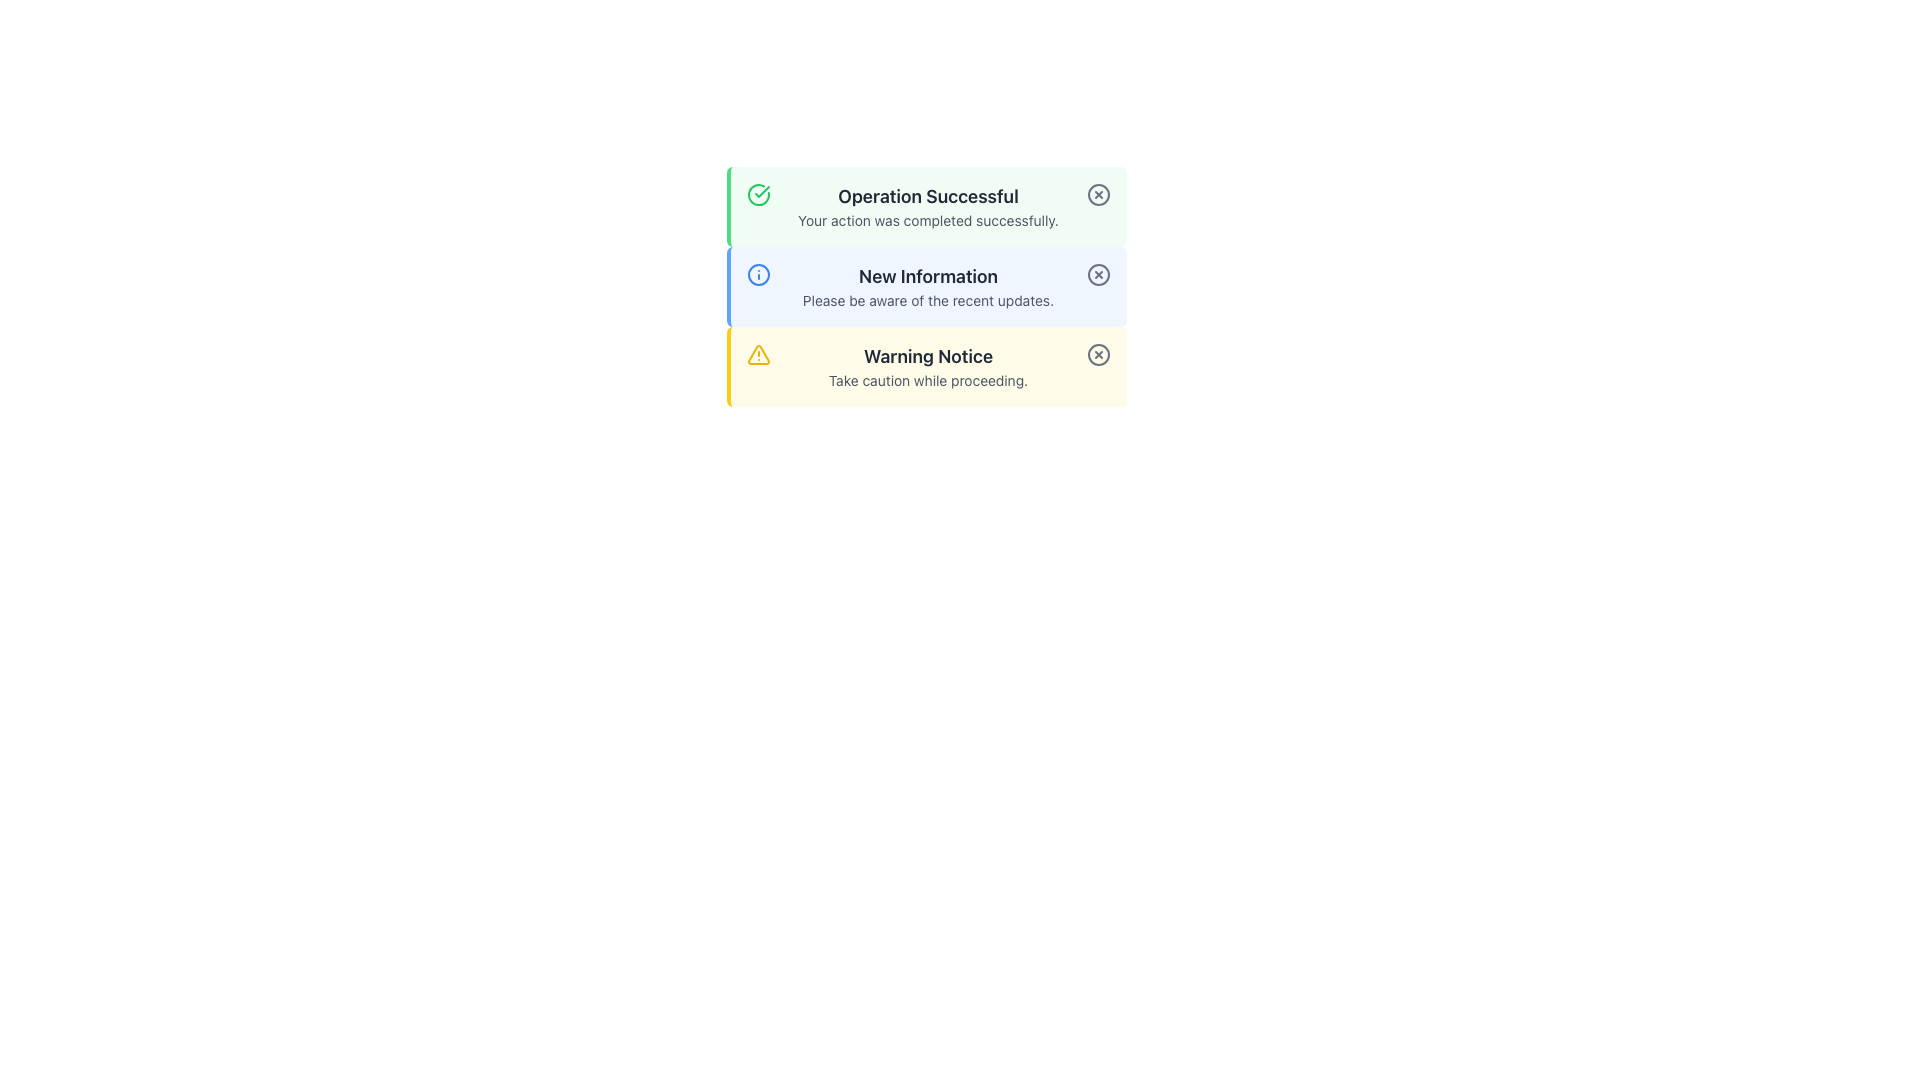  I want to click on information from the centered informational notification box with a blue background, titled 'New Information' in bold black text, containing details about recent updates, so click(925, 286).